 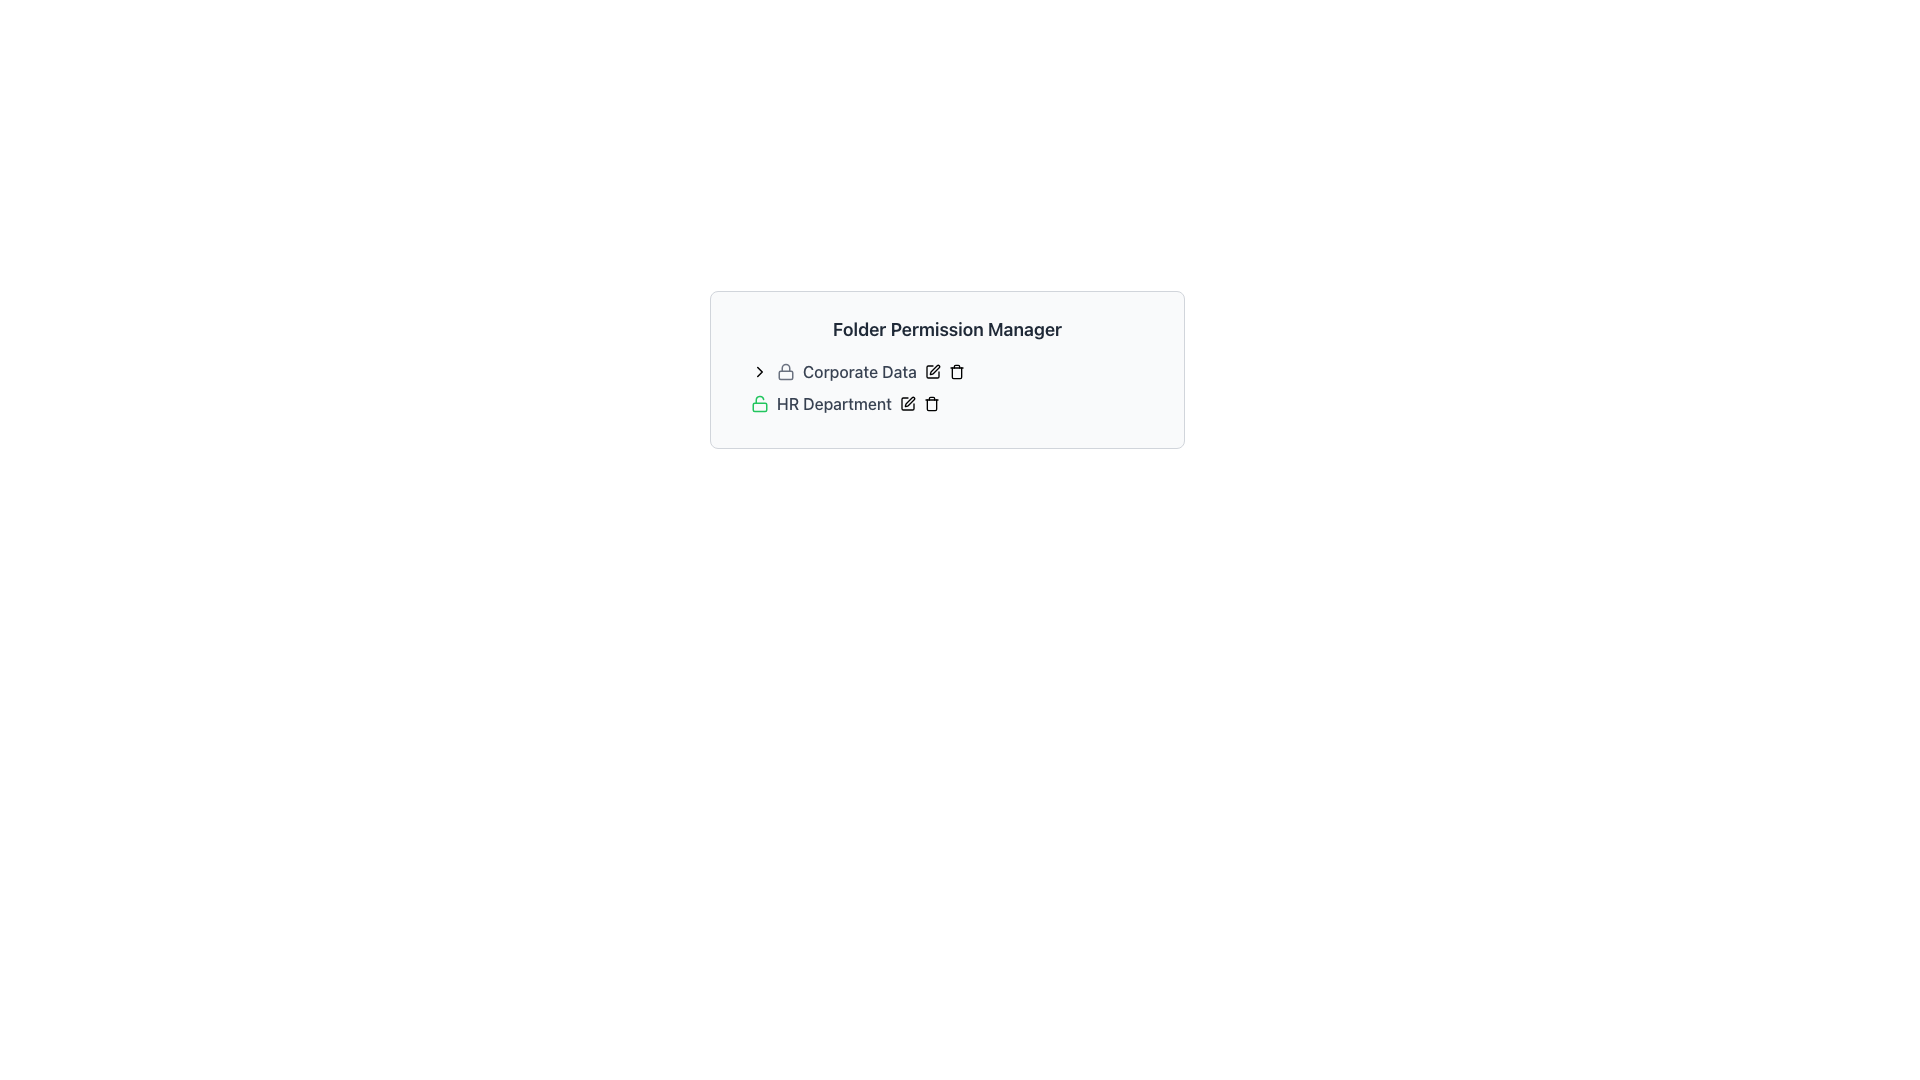 I want to click on the 'HR Department' text label located beneath the 'Corporate Data' element in the 'Folder Permission Manager' interface, positioned between a green lock icon and two interactive icons, so click(x=834, y=404).